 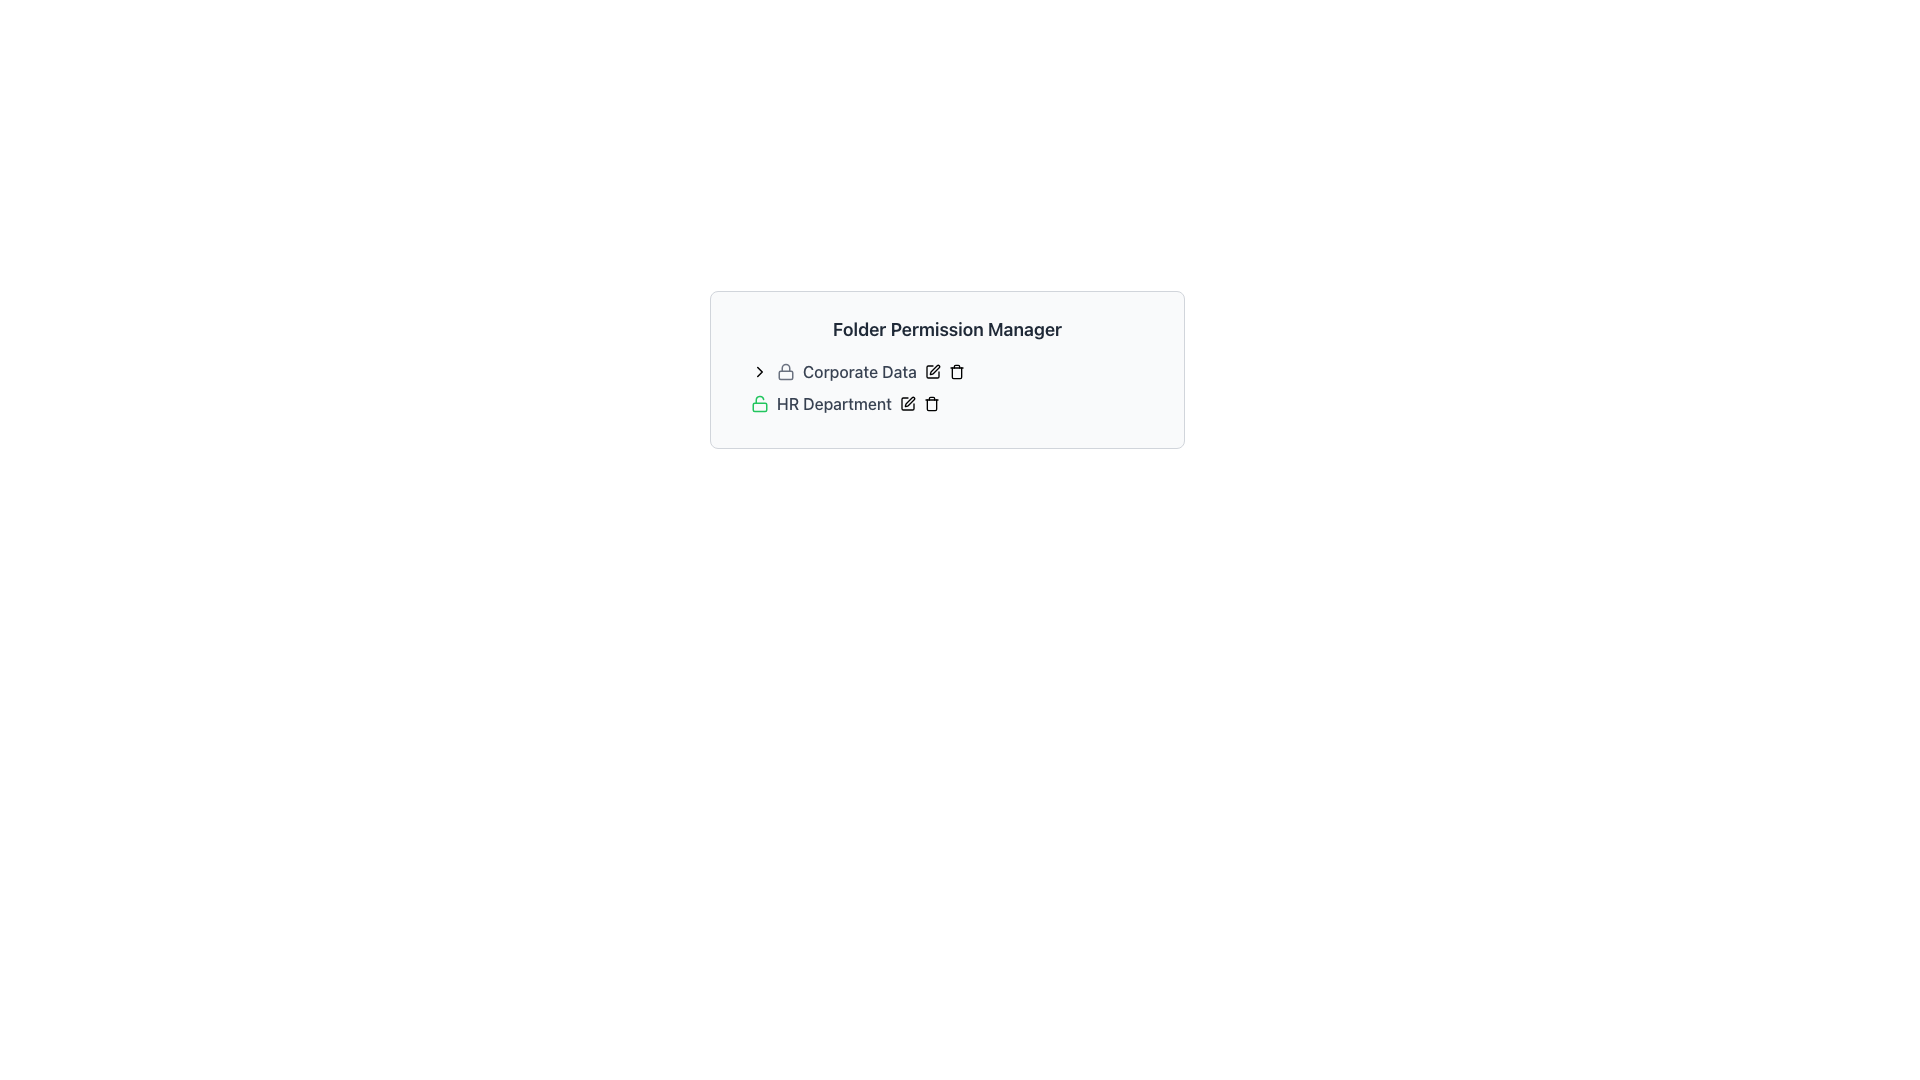 I want to click on the 'HR Department' text label located beneath the 'Corporate Data' element in the 'Folder Permission Manager' interface, positioned between a green lock icon and two interactive icons, so click(x=834, y=404).